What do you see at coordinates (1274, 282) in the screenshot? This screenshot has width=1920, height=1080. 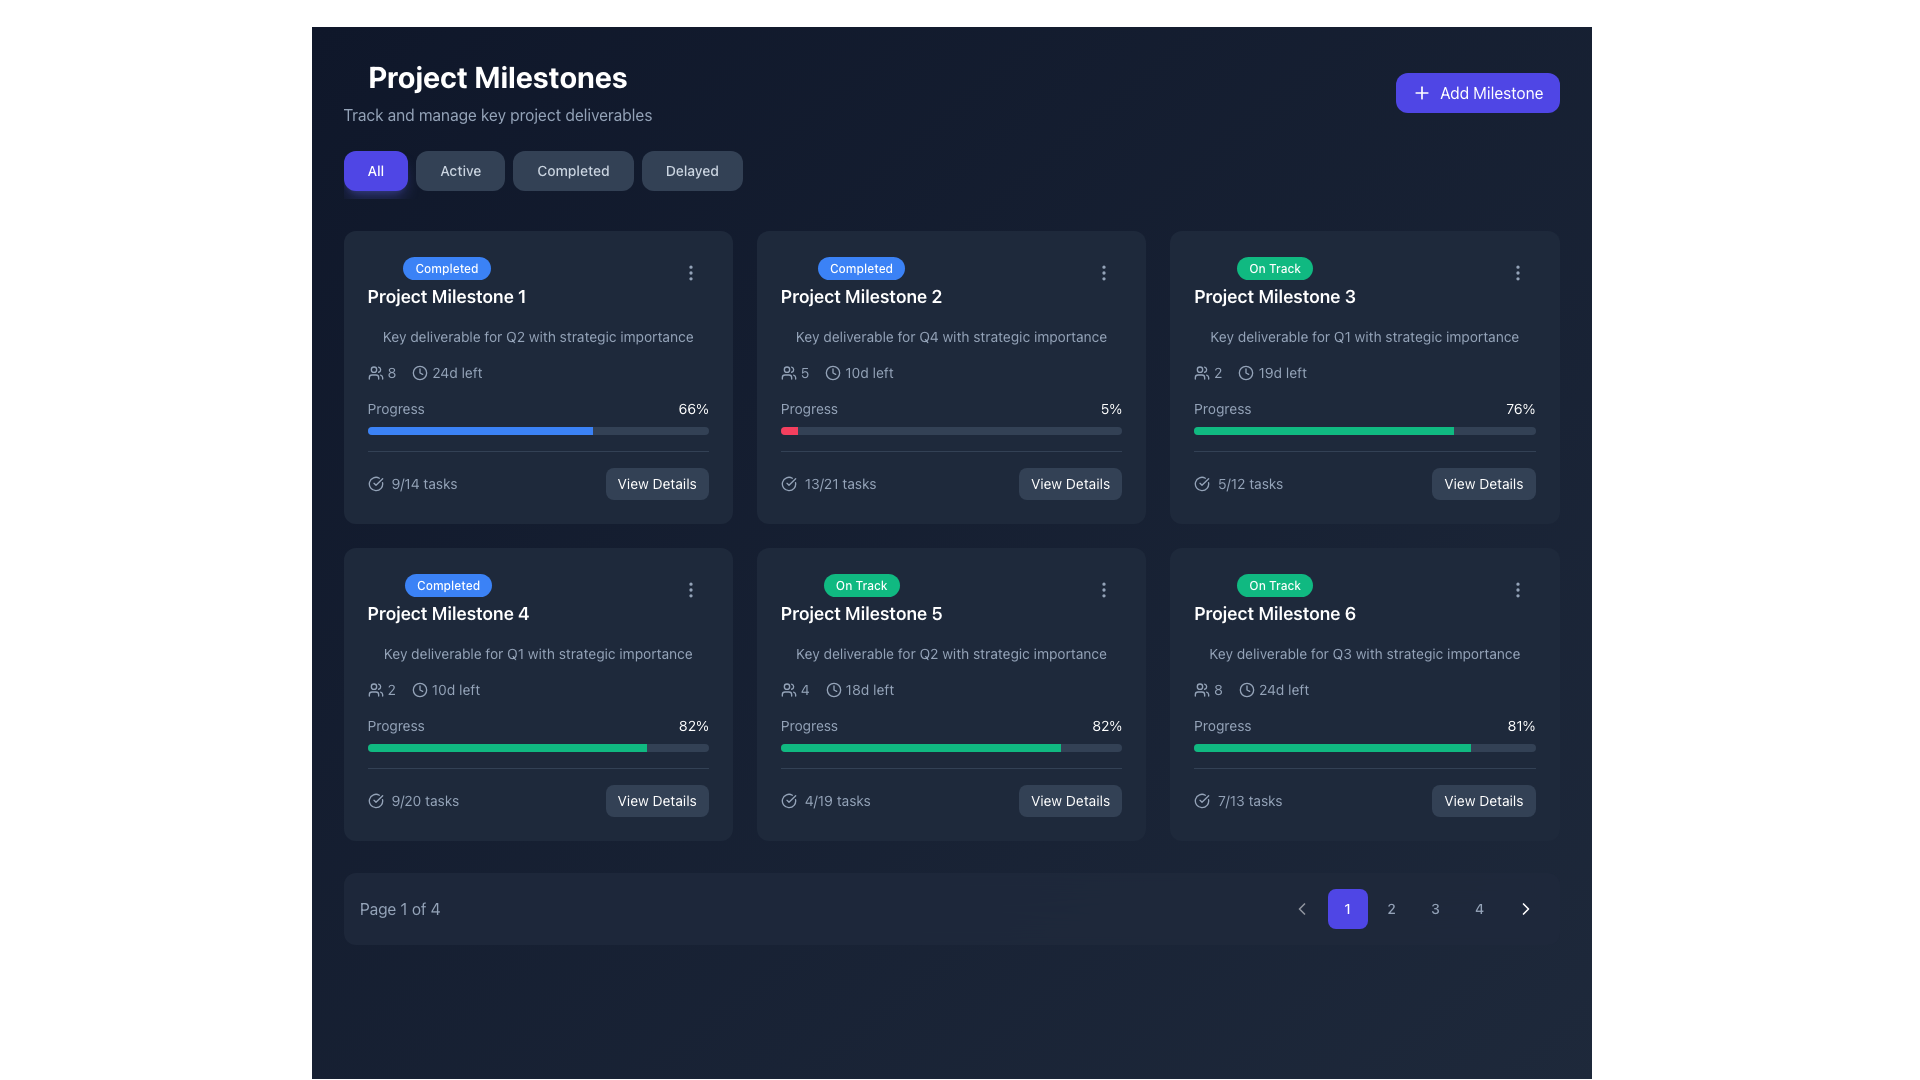 I see `the green pill-shaped label with the text 'On Track' and the larger text 'Project Milestone 3' in the third card of the 'Project Milestones' interface` at bounding box center [1274, 282].